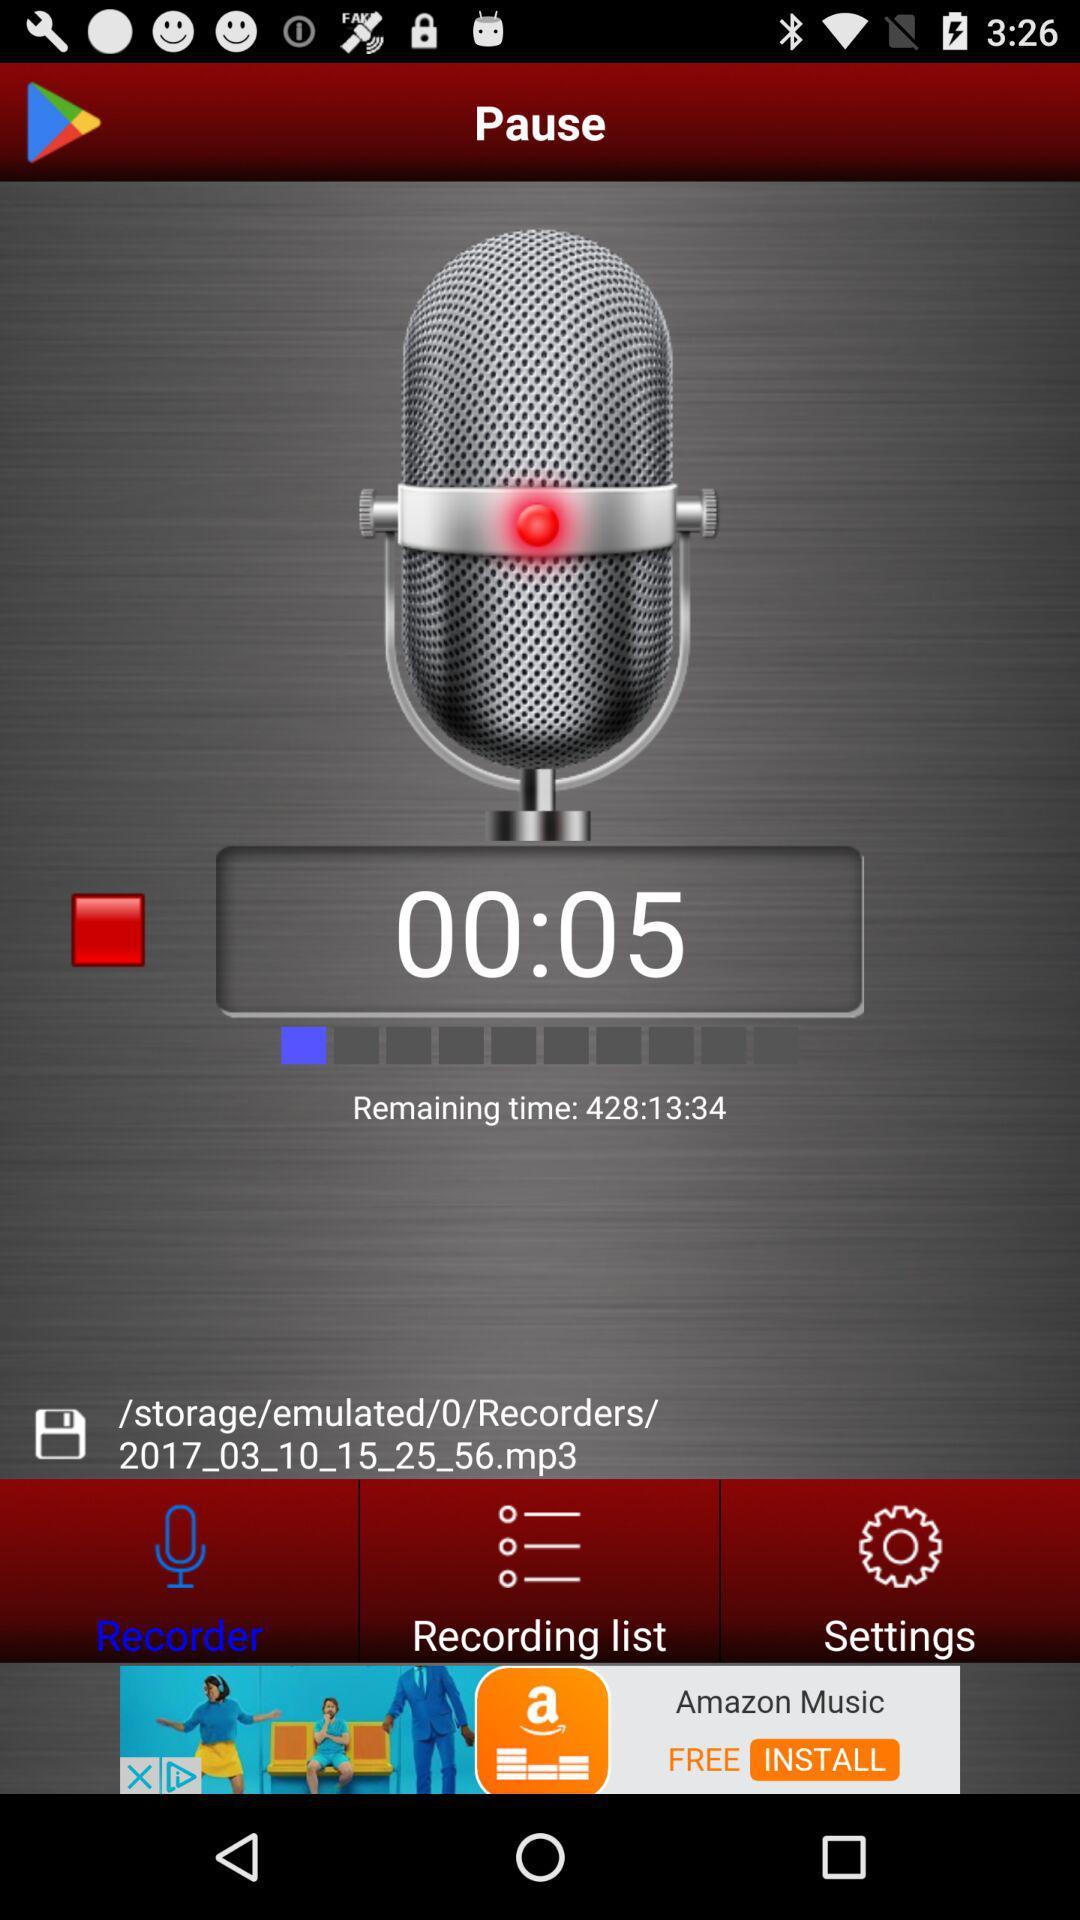 Image resolution: width=1080 pixels, height=1920 pixels. What do you see at coordinates (178, 1569) in the screenshot?
I see `start recording` at bounding box center [178, 1569].